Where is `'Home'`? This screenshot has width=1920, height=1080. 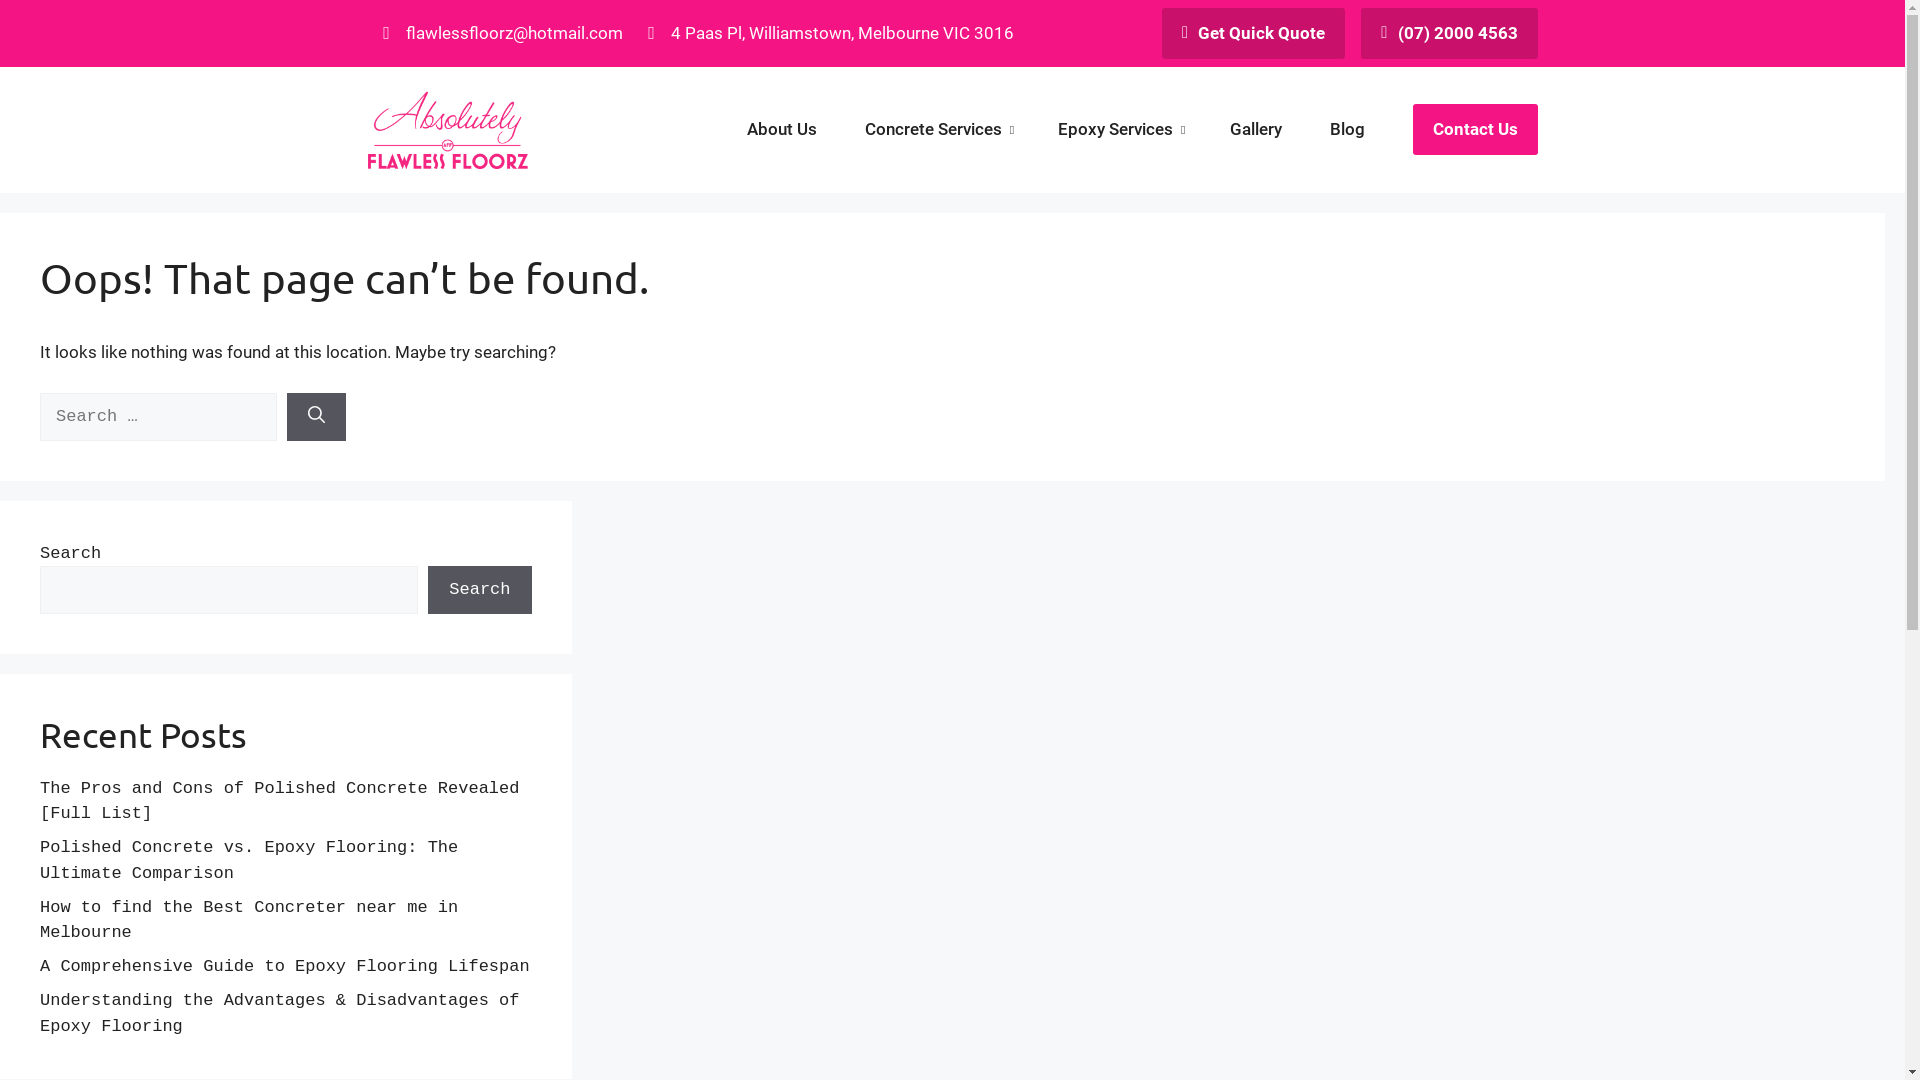
'Home' is located at coordinates (446, 130).